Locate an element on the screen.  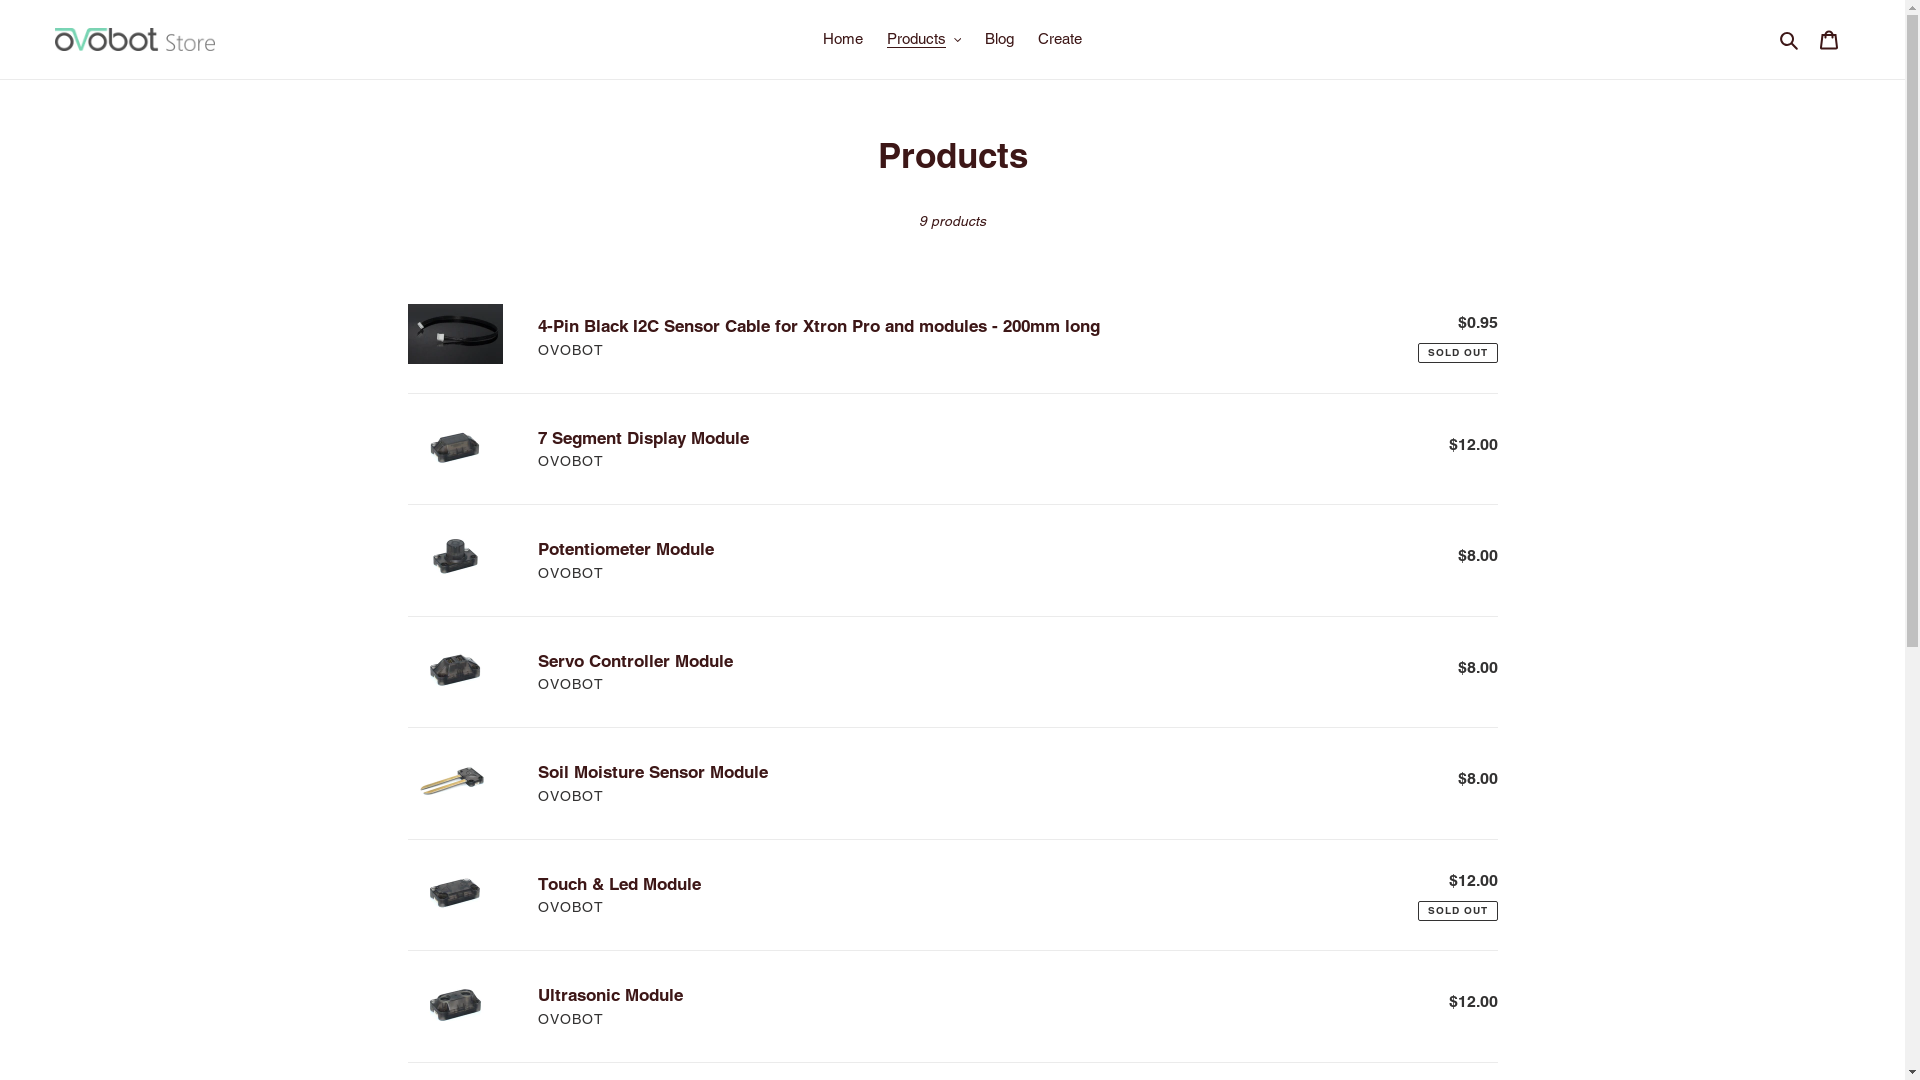
'Search' is located at coordinates (1790, 39).